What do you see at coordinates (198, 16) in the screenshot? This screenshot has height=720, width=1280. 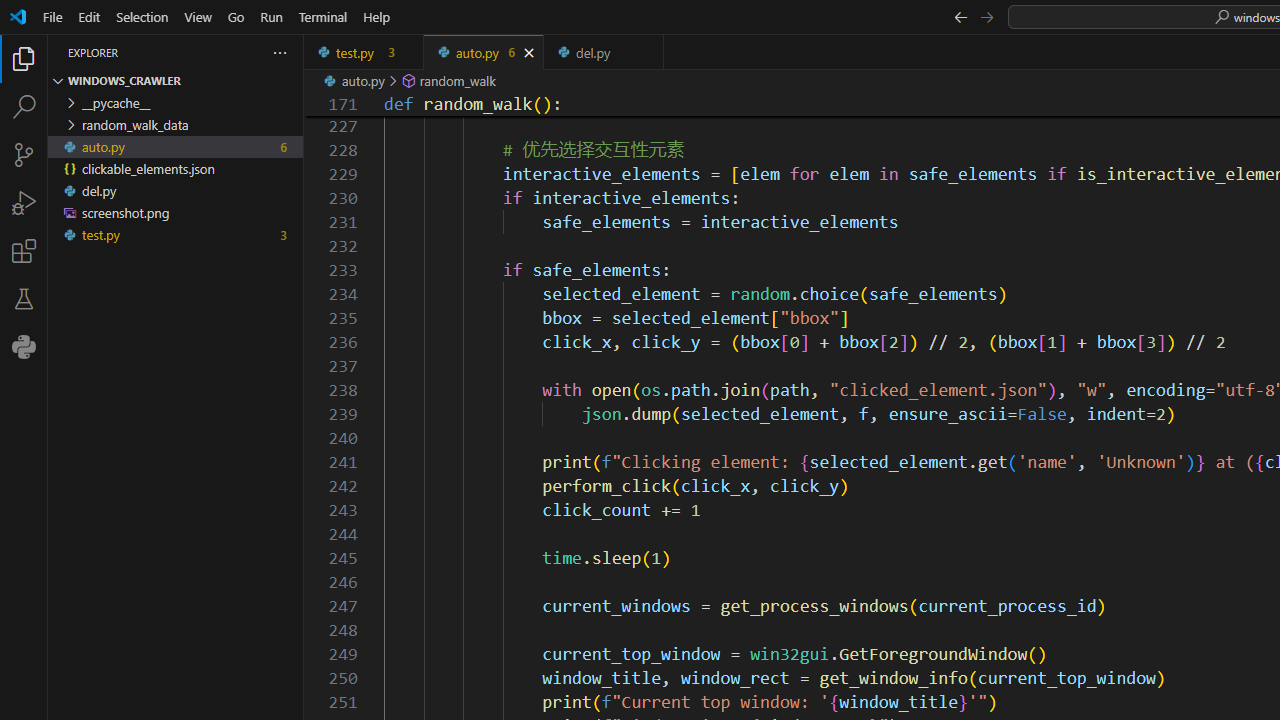 I see `'View'` at bounding box center [198, 16].